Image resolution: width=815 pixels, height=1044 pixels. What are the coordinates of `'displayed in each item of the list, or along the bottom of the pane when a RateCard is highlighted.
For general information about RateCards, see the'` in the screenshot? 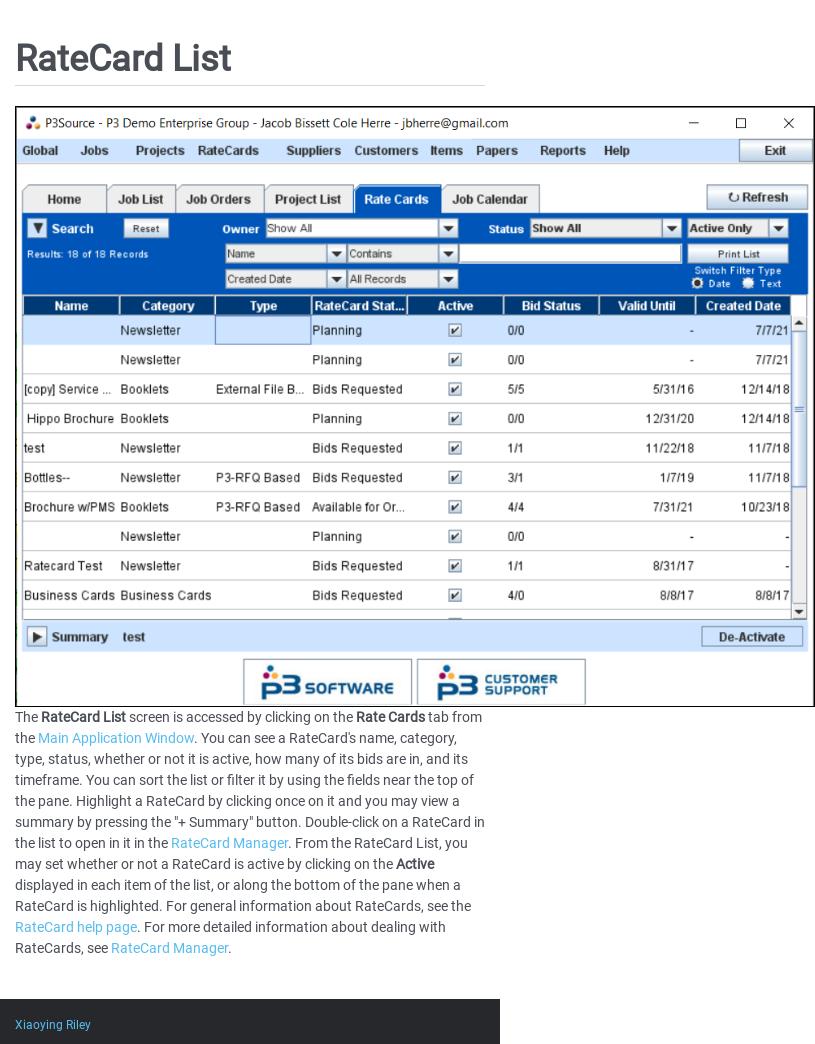 It's located at (243, 894).